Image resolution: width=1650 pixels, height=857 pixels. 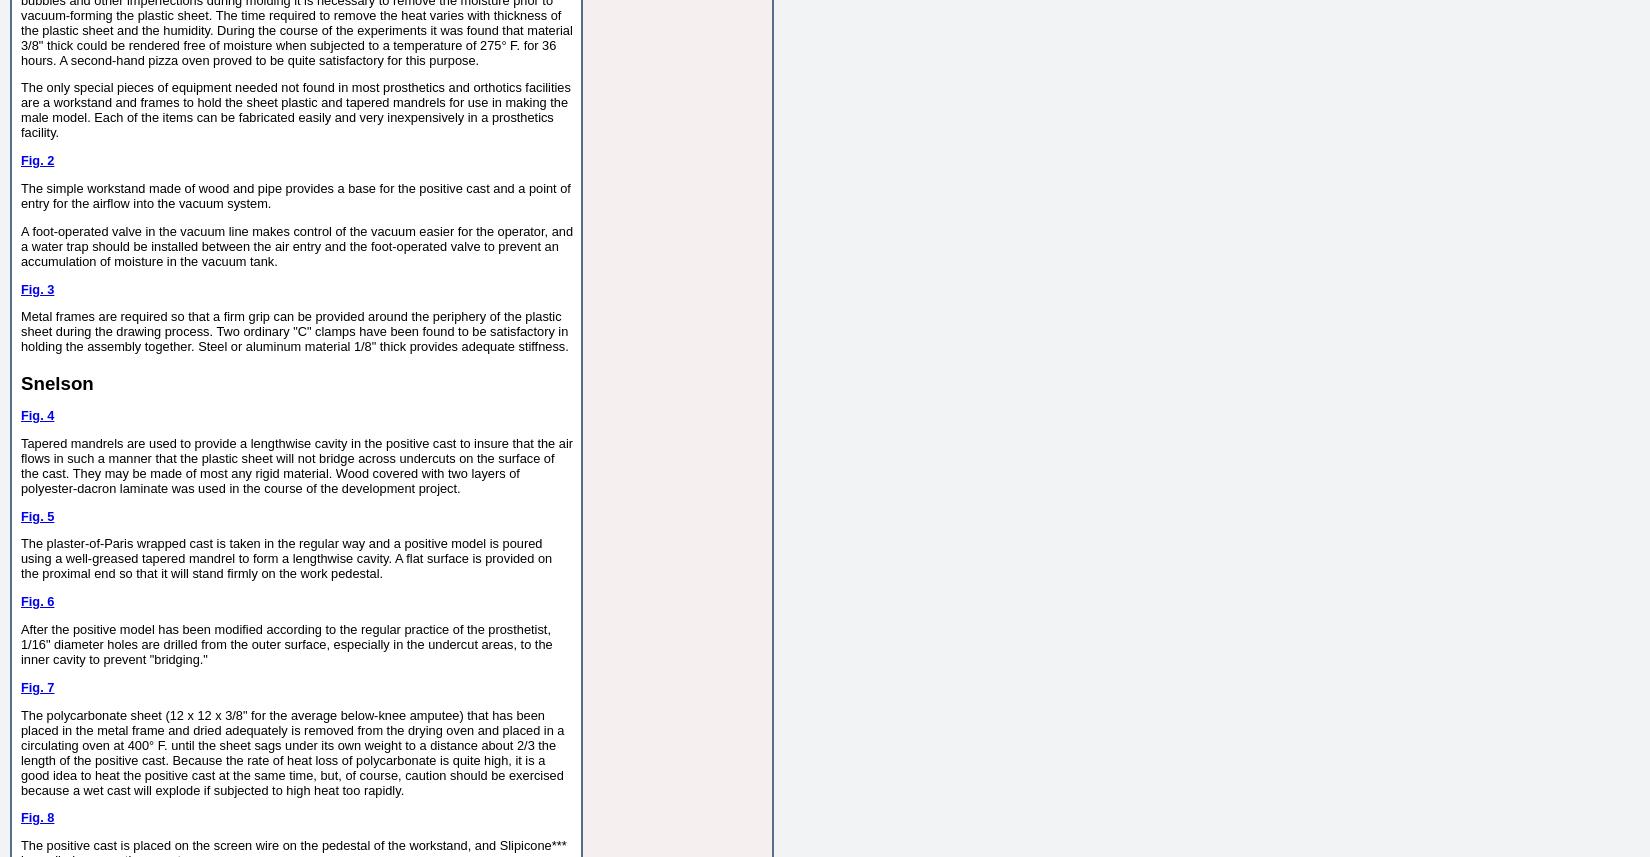 I want to click on 'Fig. 2', so click(x=20, y=160).